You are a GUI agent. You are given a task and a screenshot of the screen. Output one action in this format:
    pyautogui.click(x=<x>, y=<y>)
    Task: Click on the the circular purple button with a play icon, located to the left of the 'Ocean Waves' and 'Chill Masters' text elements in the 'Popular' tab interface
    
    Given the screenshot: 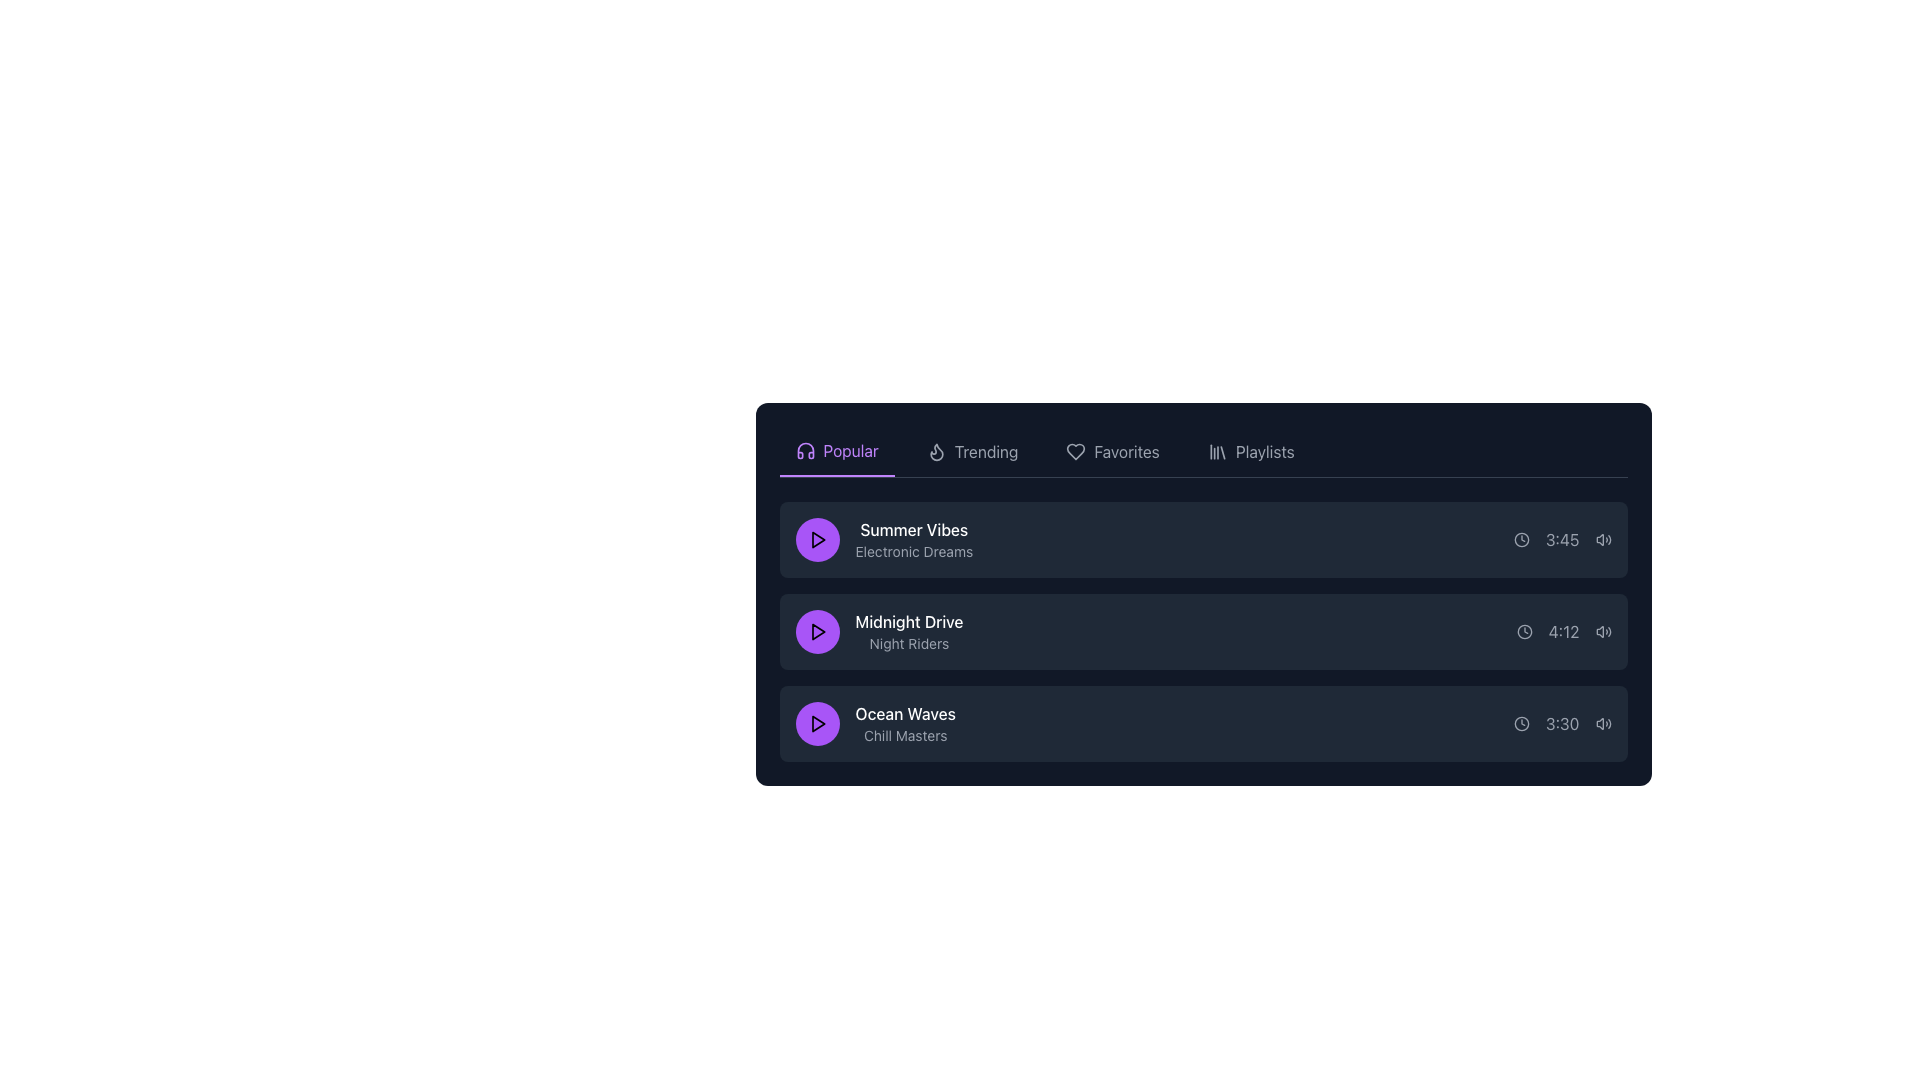 What is the action you would take?
    pyautogui.click(x=817, y=724)
    